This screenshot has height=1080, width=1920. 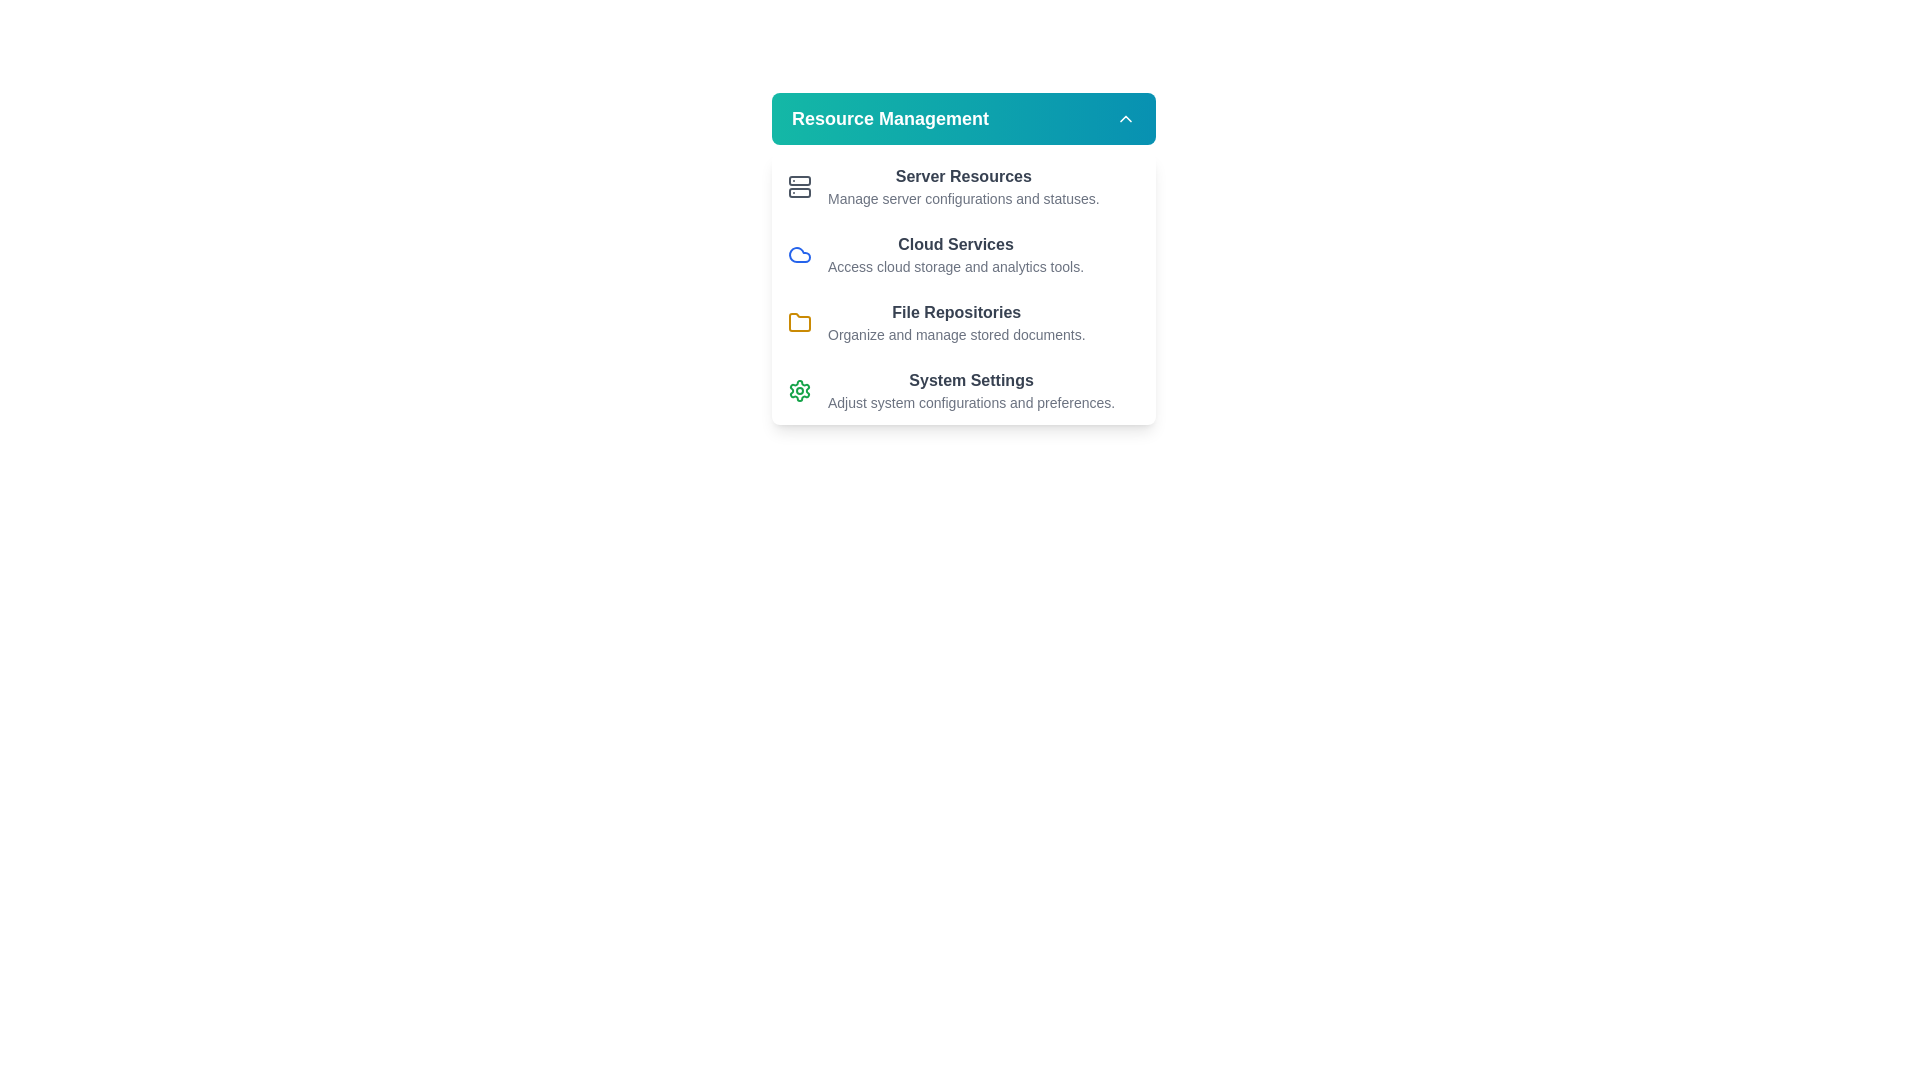 What do you see at coordinates (955, 322) in the screenshot?
I see `the 'File Repositories' navigation option in the 'Resource Management' menu, which is styled with a bold title and a description below it` at bounding box center [955, 322].